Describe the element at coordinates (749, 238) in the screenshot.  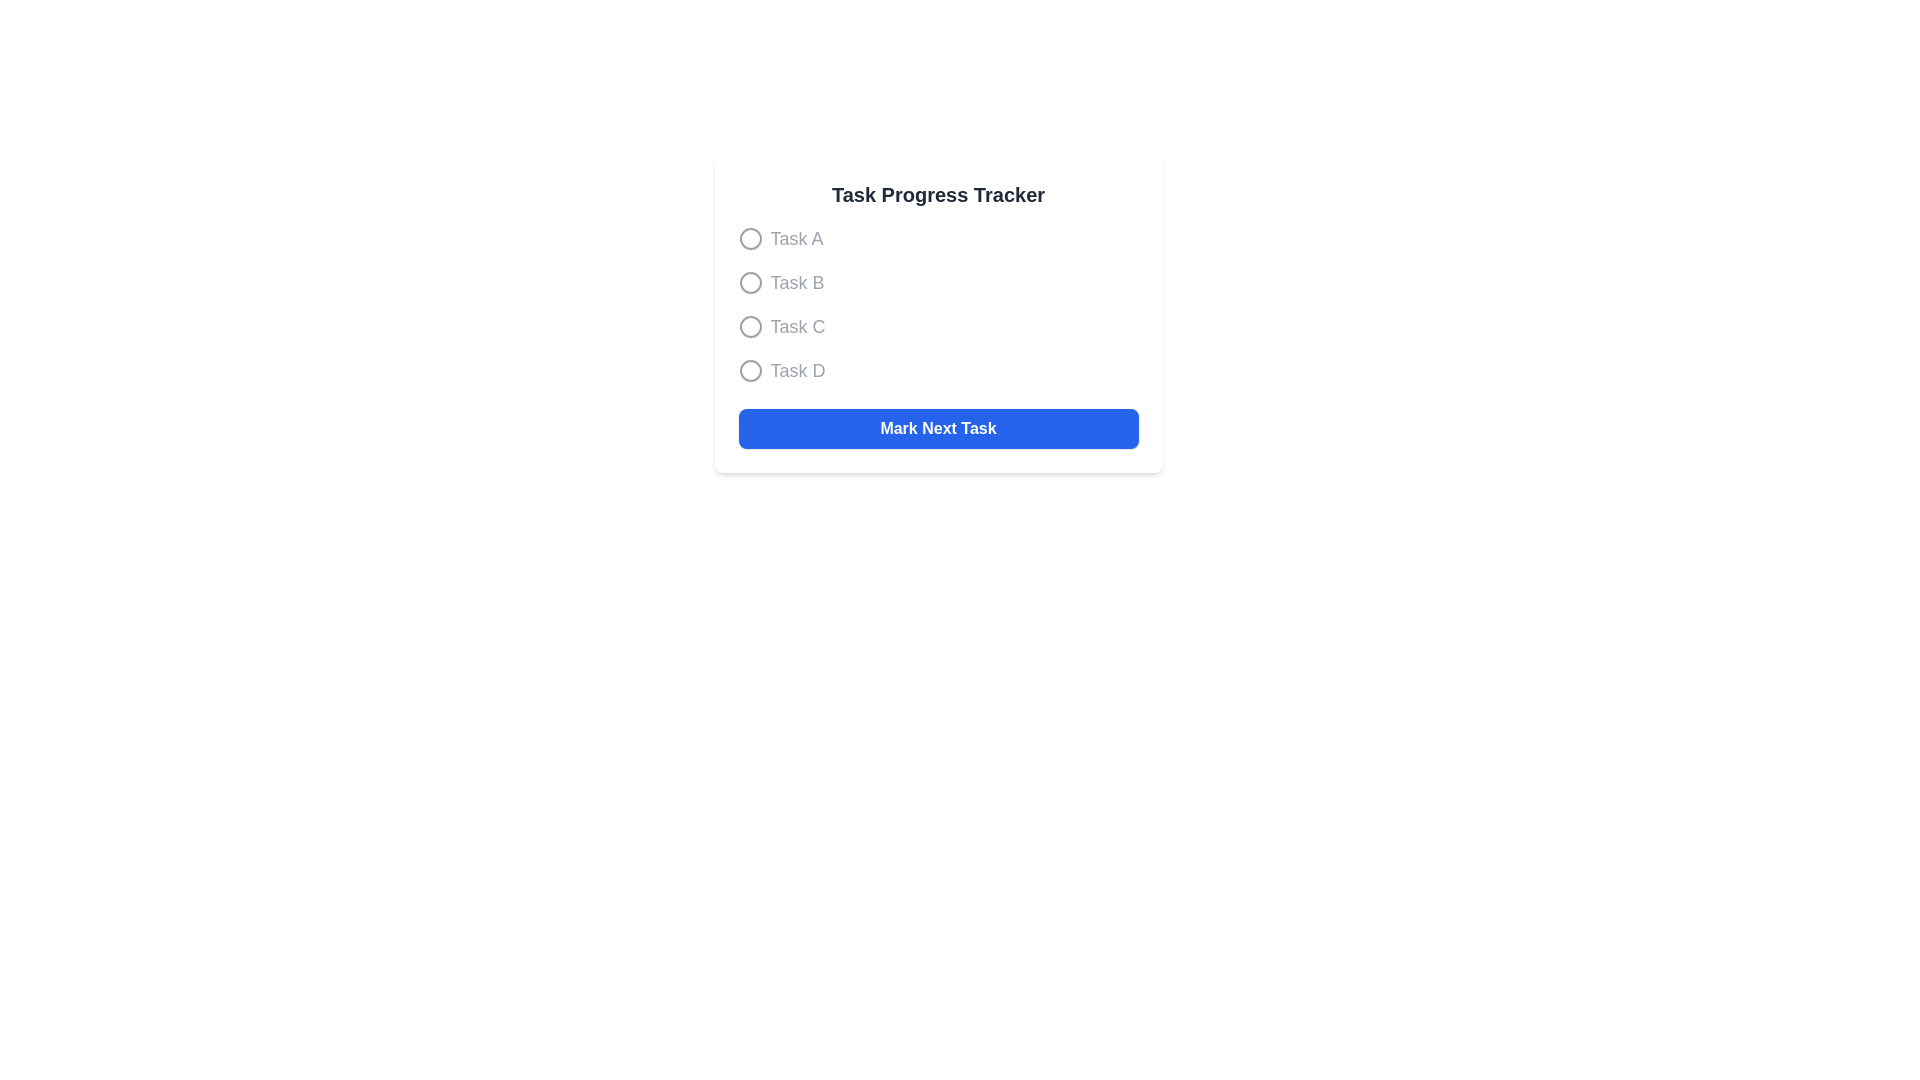
I see `the non-interactive SVG circle element styled as a gray stroke with no fill, located within the 'Task A' item in the task tracker interface` at that location.